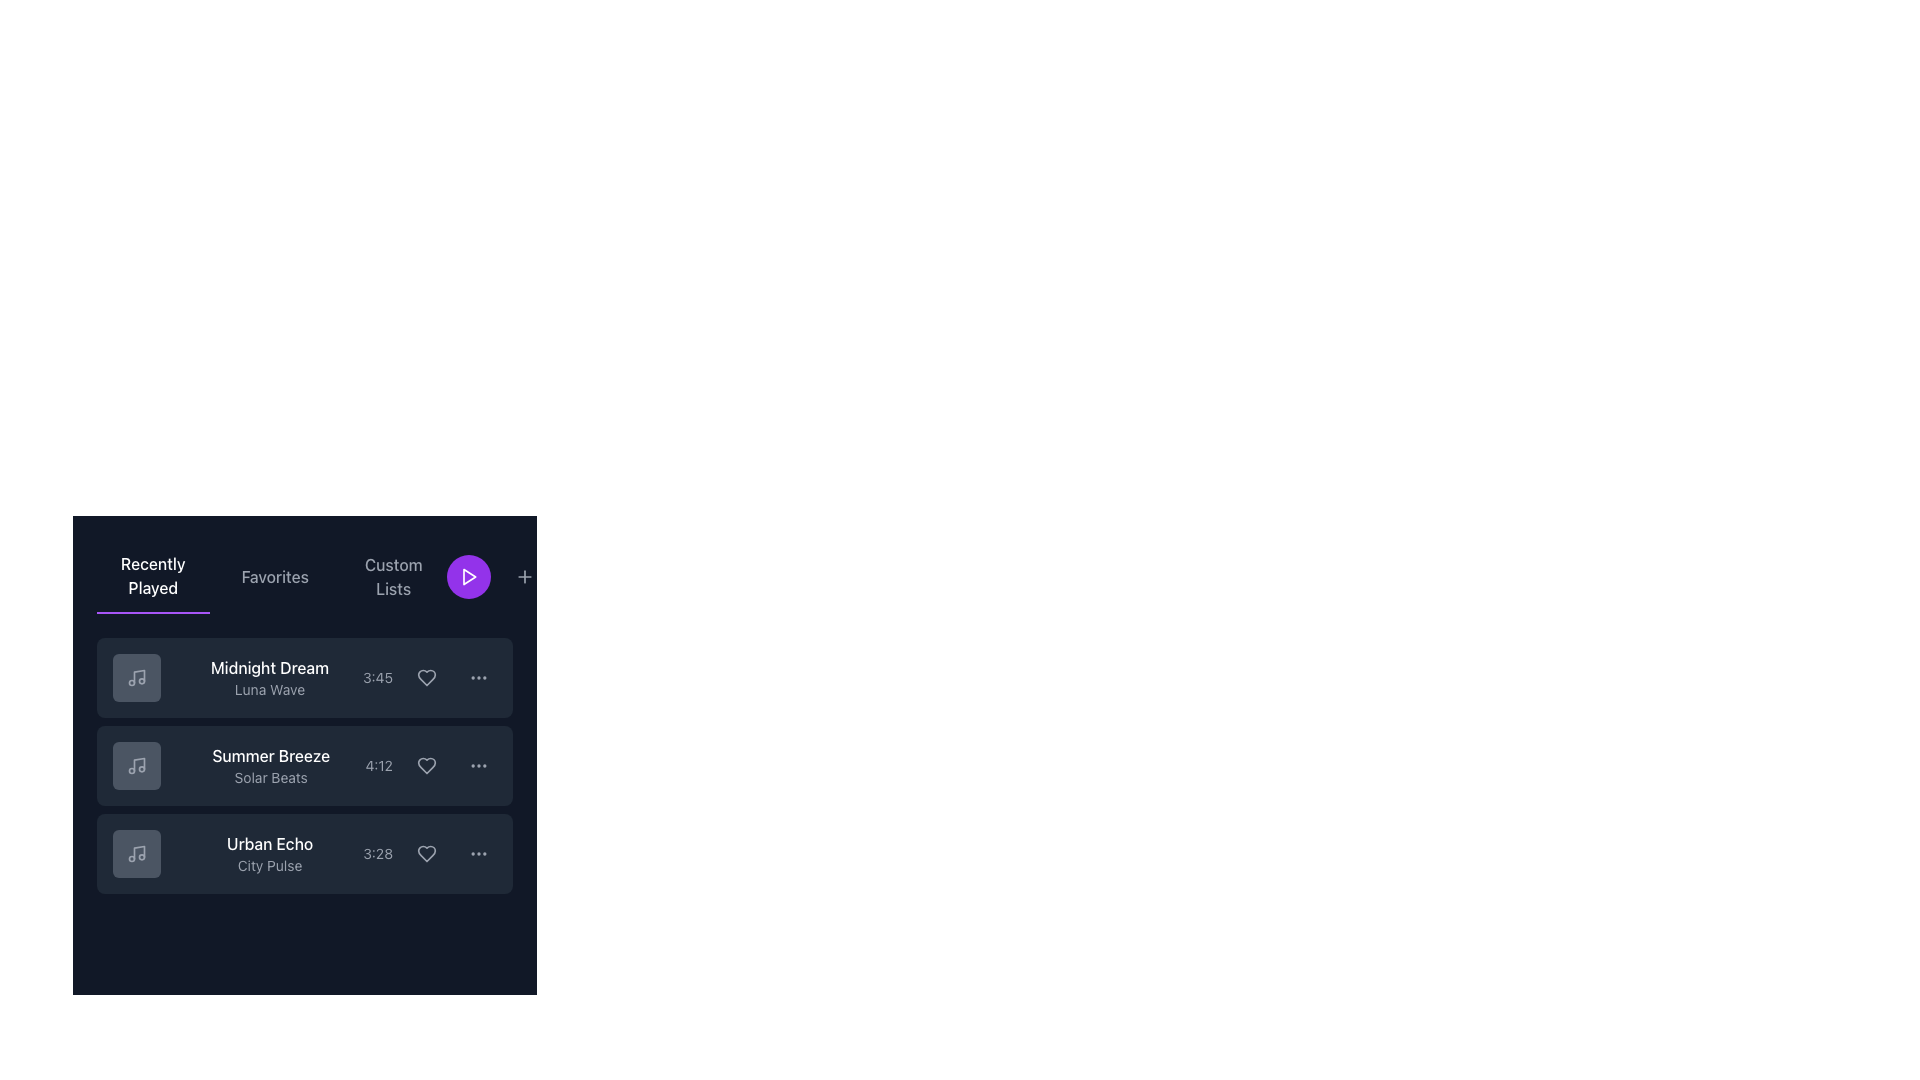 The image size is (1920, 1080). Describe the element at coordinates (429, 853) in the screenshot. I see `the heart-shaped icon button with a gray outline and empty interior, located between the '3:28' label and an ellipsis icon in the 'Urban Echo City Pulse' card` at that location.